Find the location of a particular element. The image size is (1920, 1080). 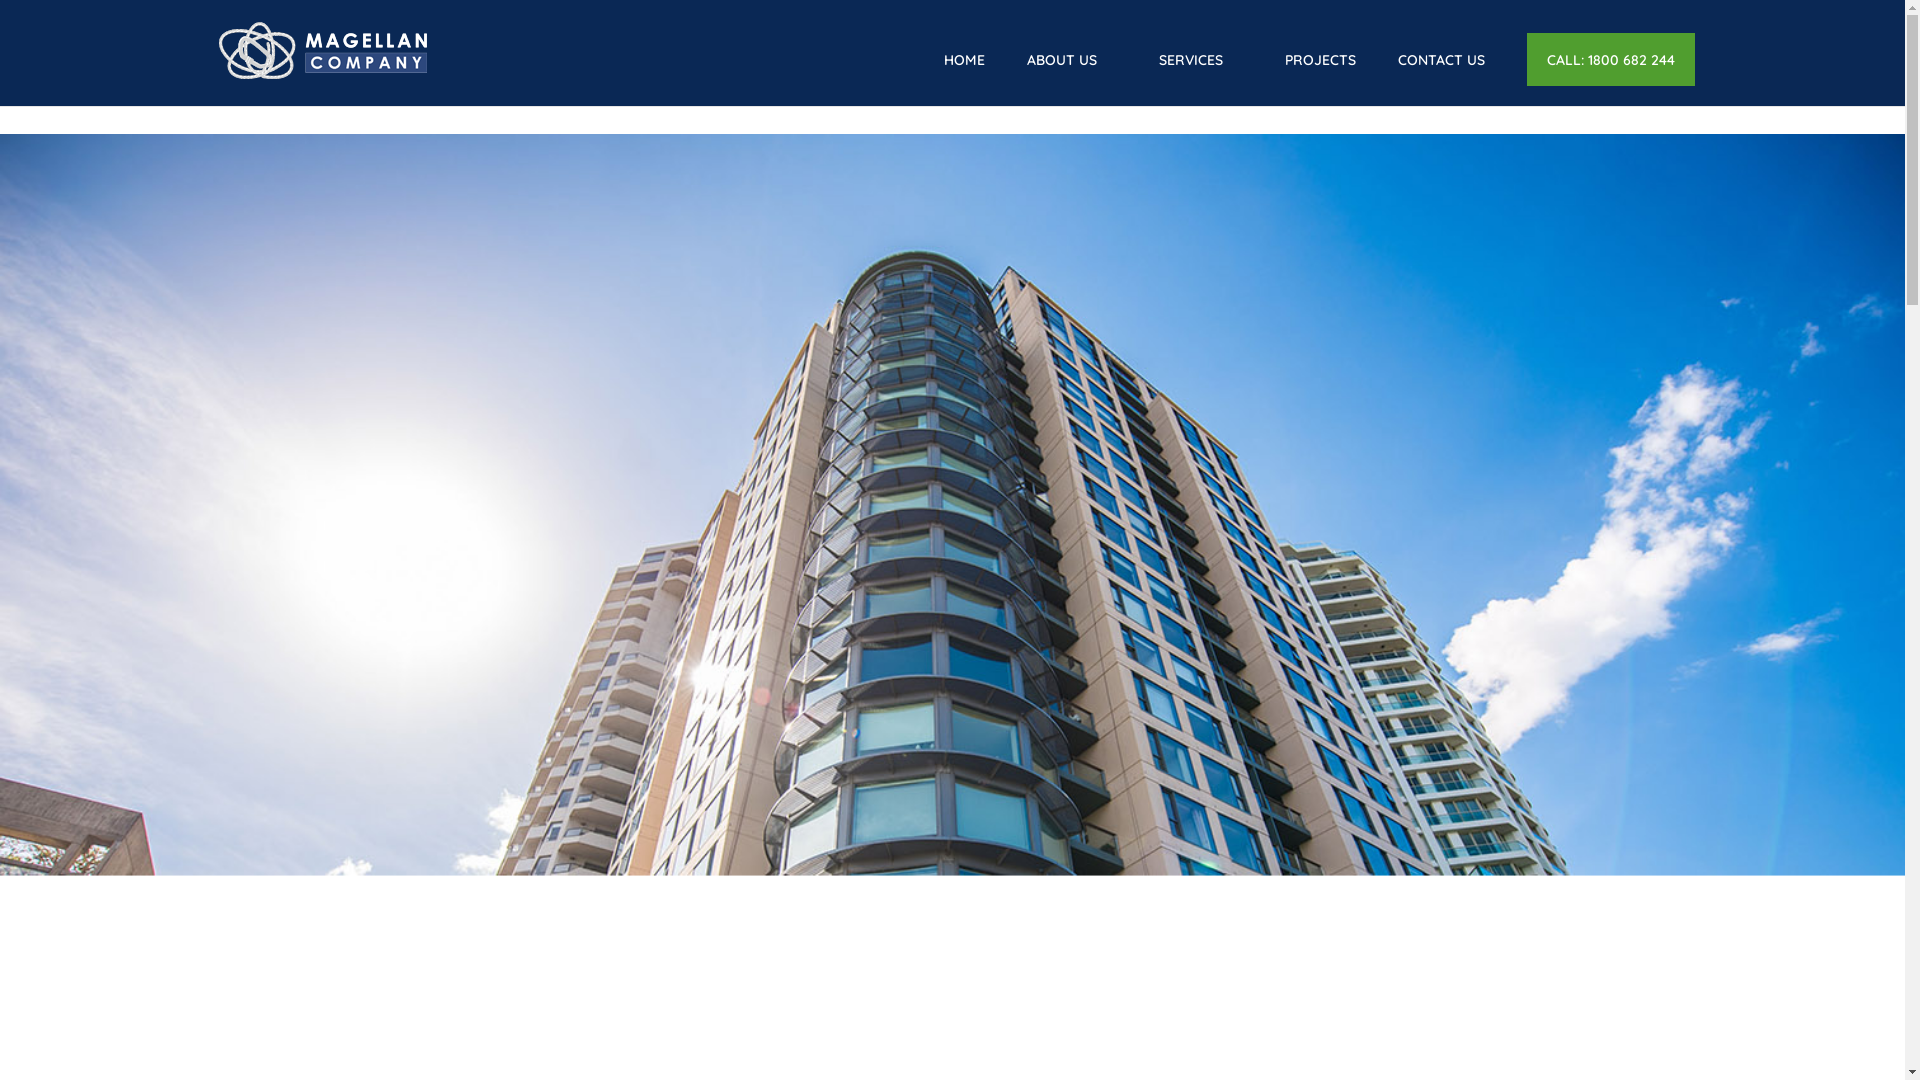

'CONTACT US' is located at coordinates (1396, 75).